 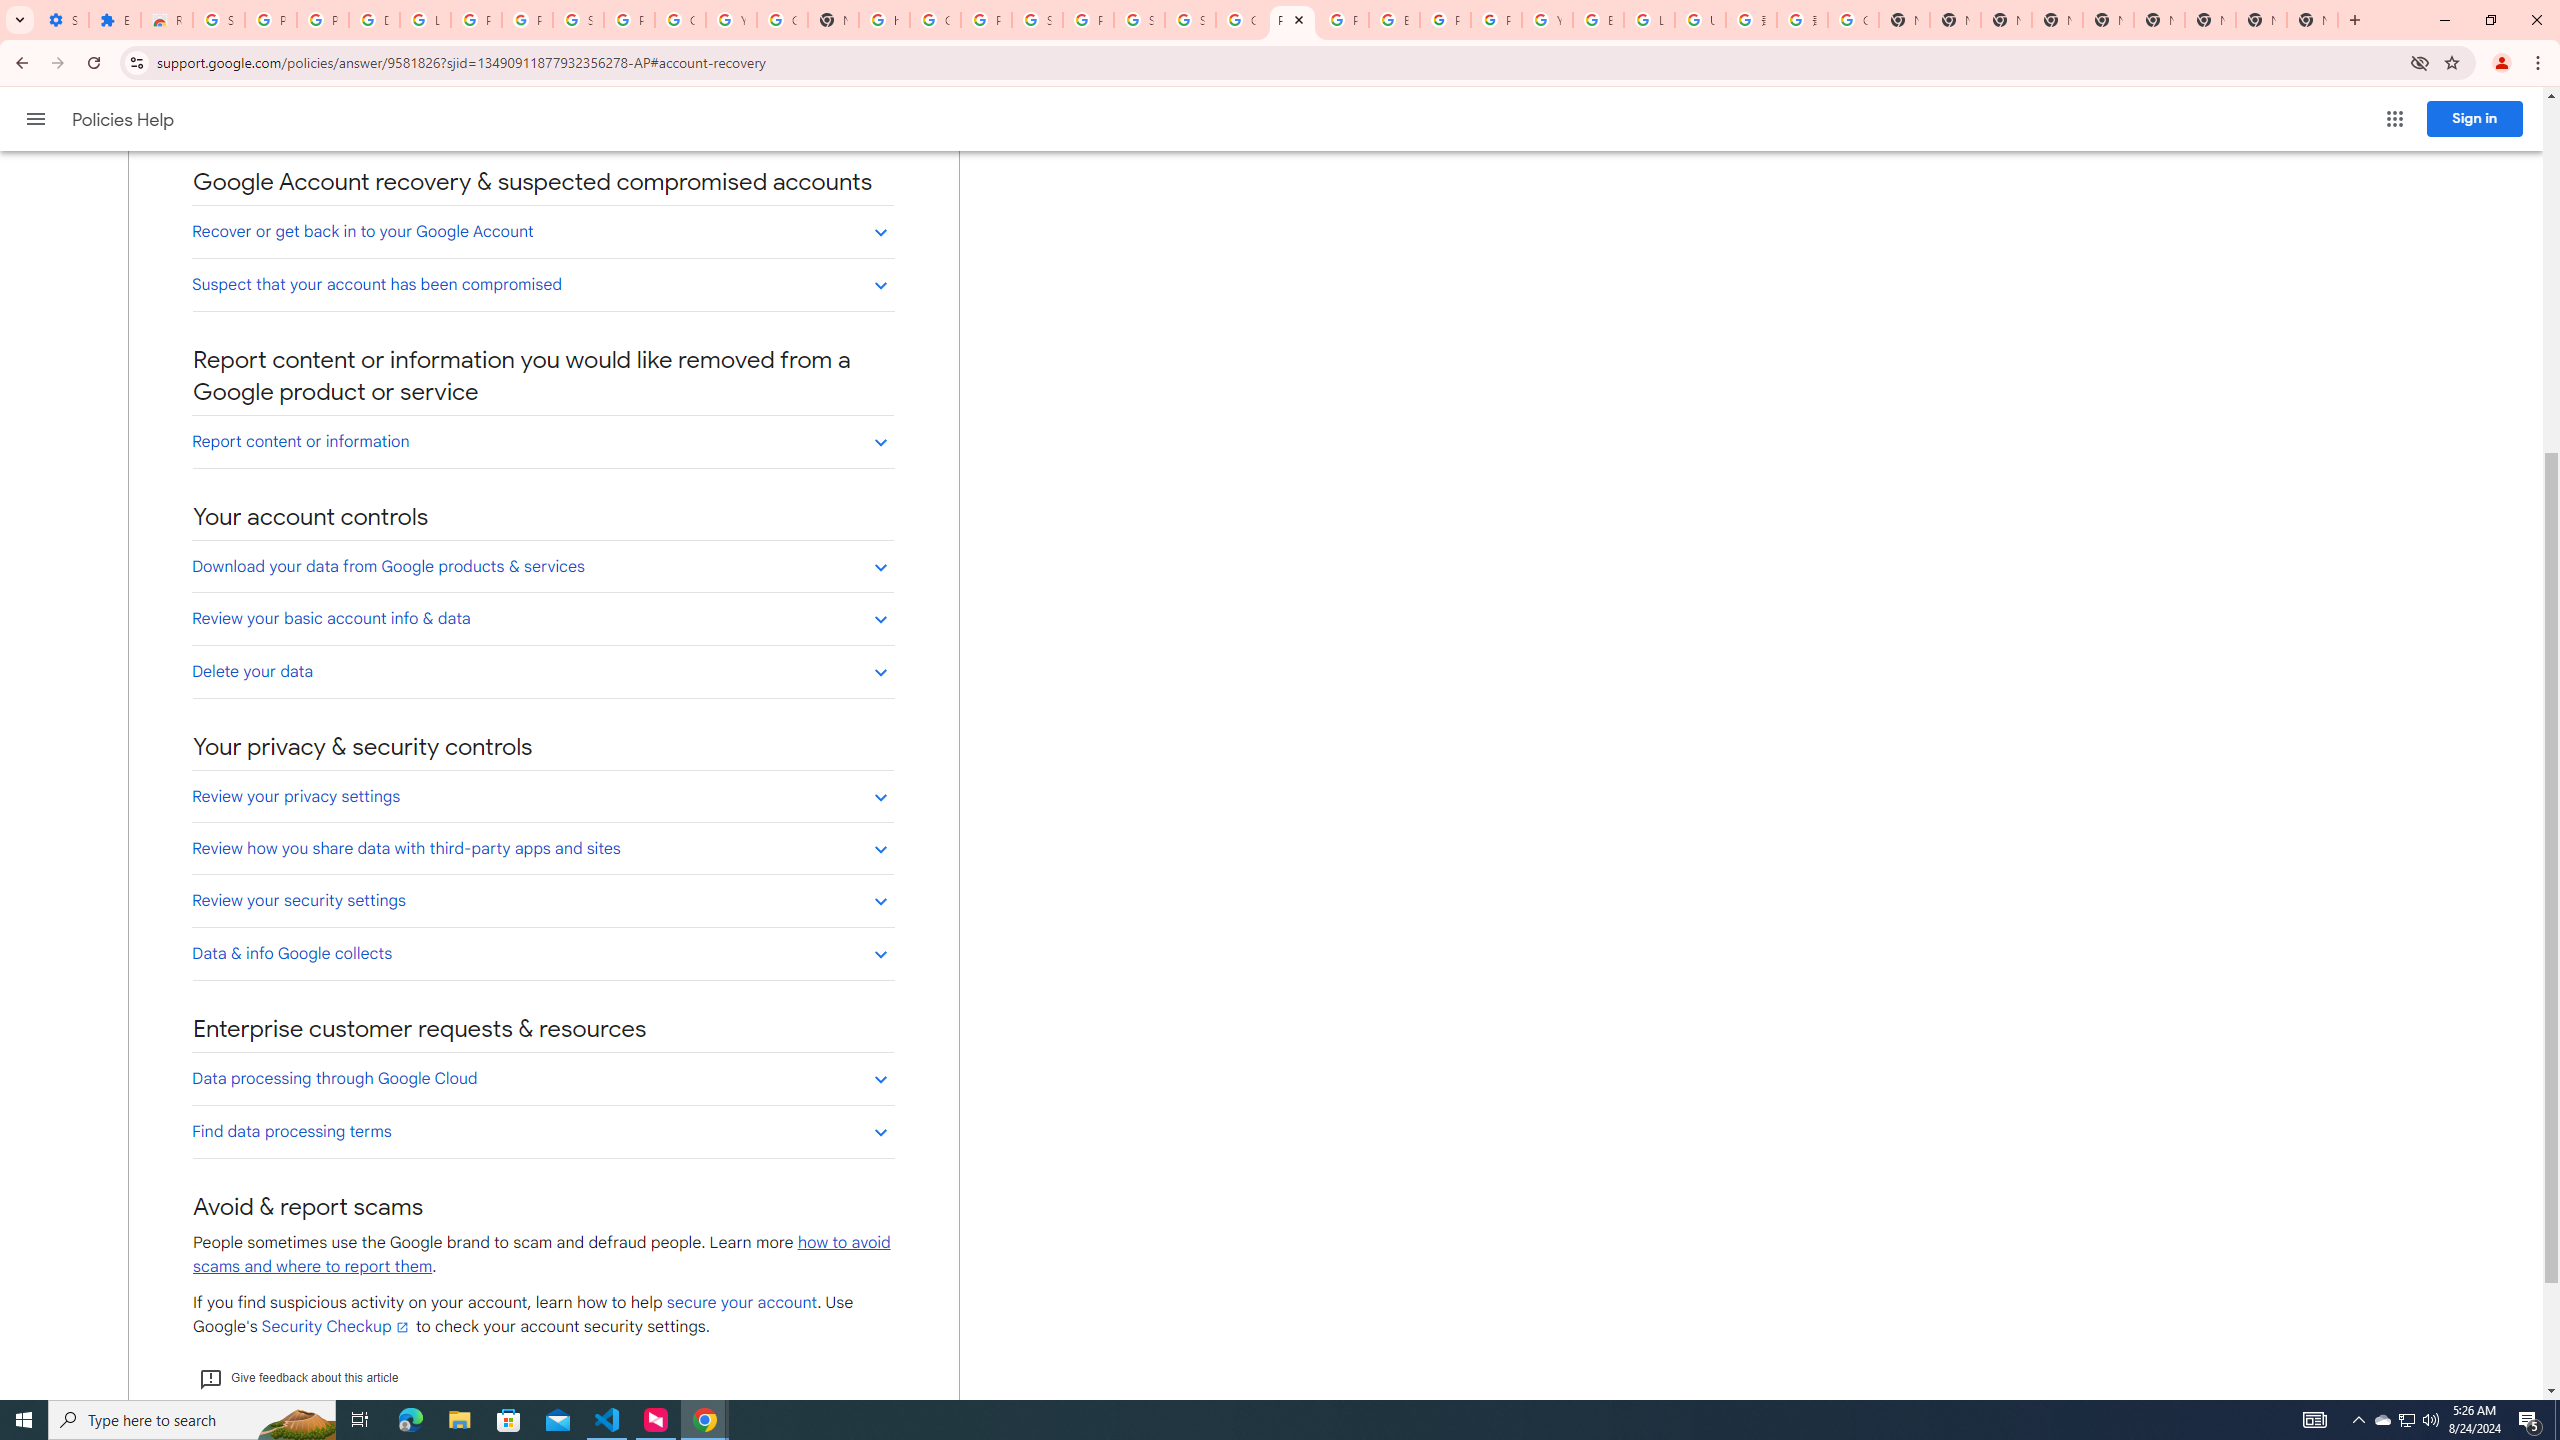 What do you see at coordinates (2474, 118) in the screenshot?
I see `'Sign in'` at bounding box center [2474, 118].